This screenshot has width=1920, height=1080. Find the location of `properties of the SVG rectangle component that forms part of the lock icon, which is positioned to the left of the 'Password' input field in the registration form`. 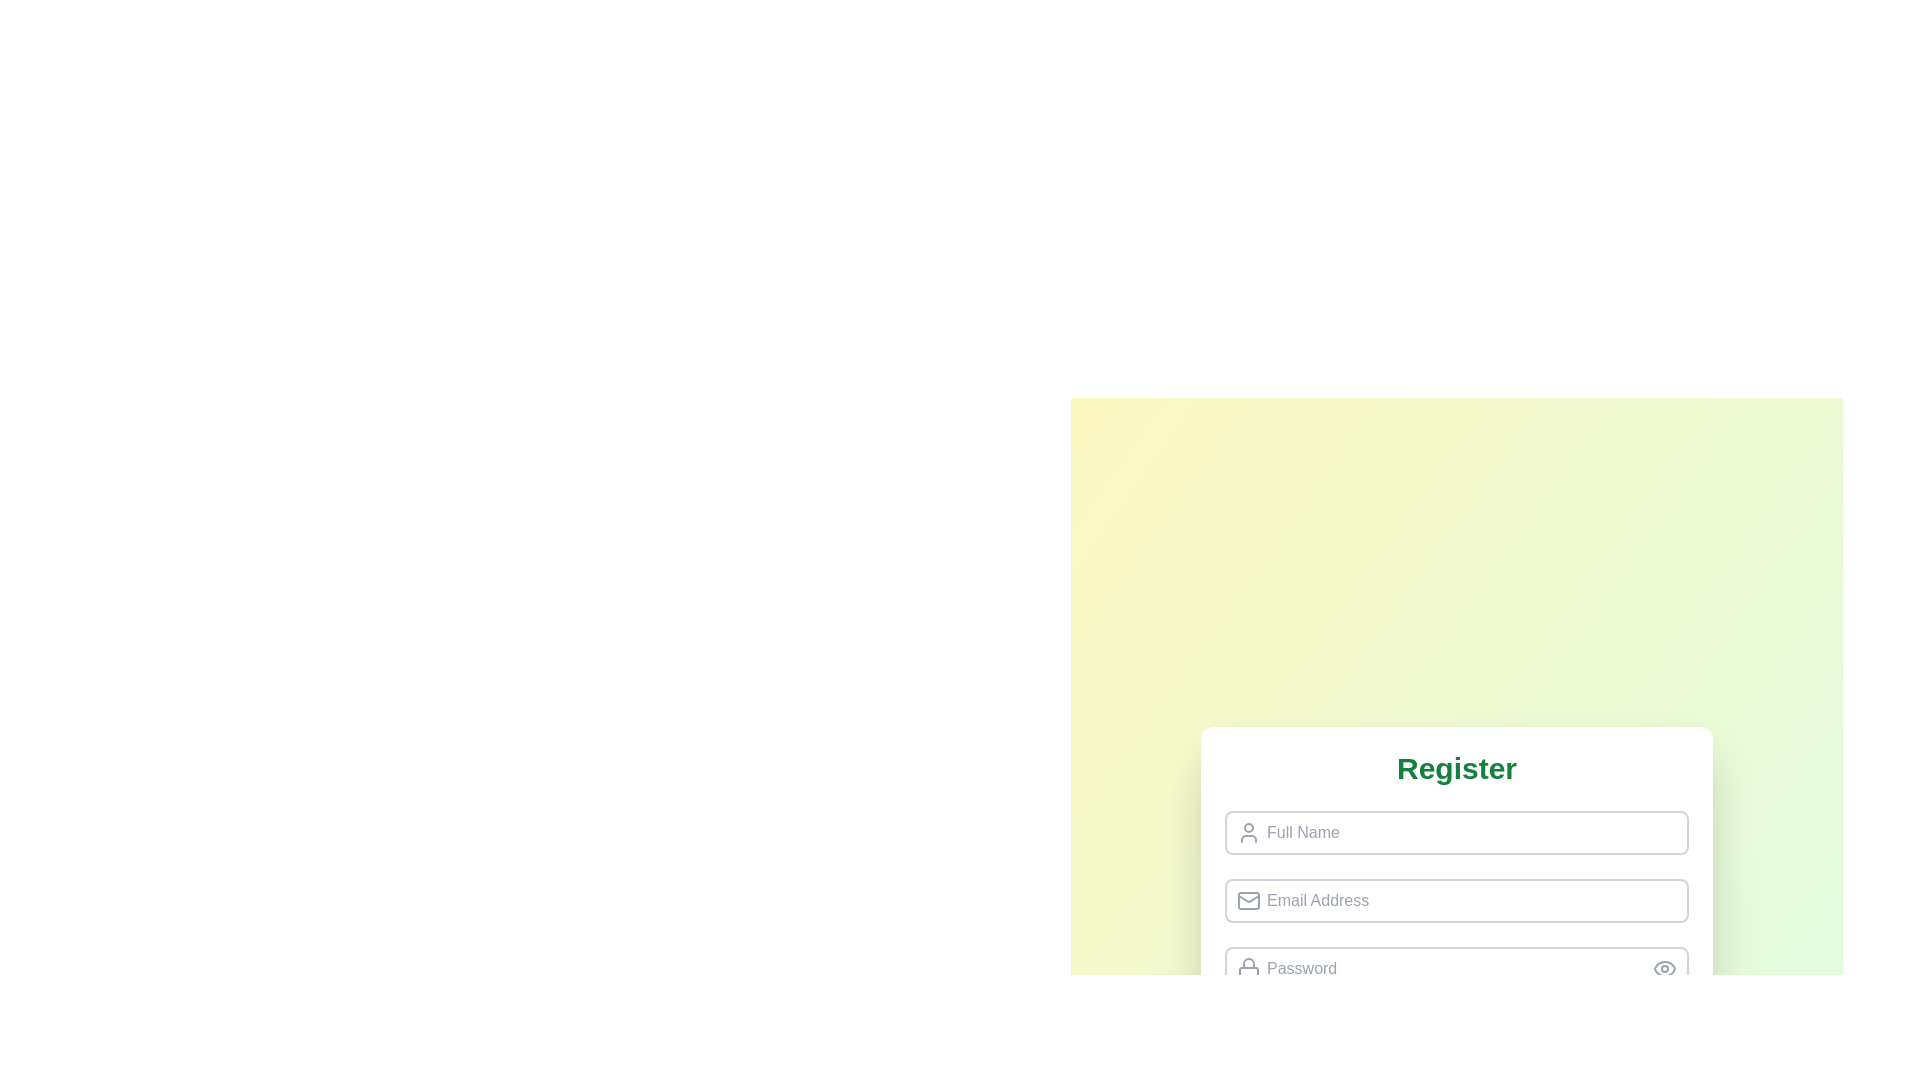

properties of the SVG rectangle component that forms part of the lock icon, which is positioned to the left of the 'Password' input field in the registration form is located at coordinates (1247, 972).